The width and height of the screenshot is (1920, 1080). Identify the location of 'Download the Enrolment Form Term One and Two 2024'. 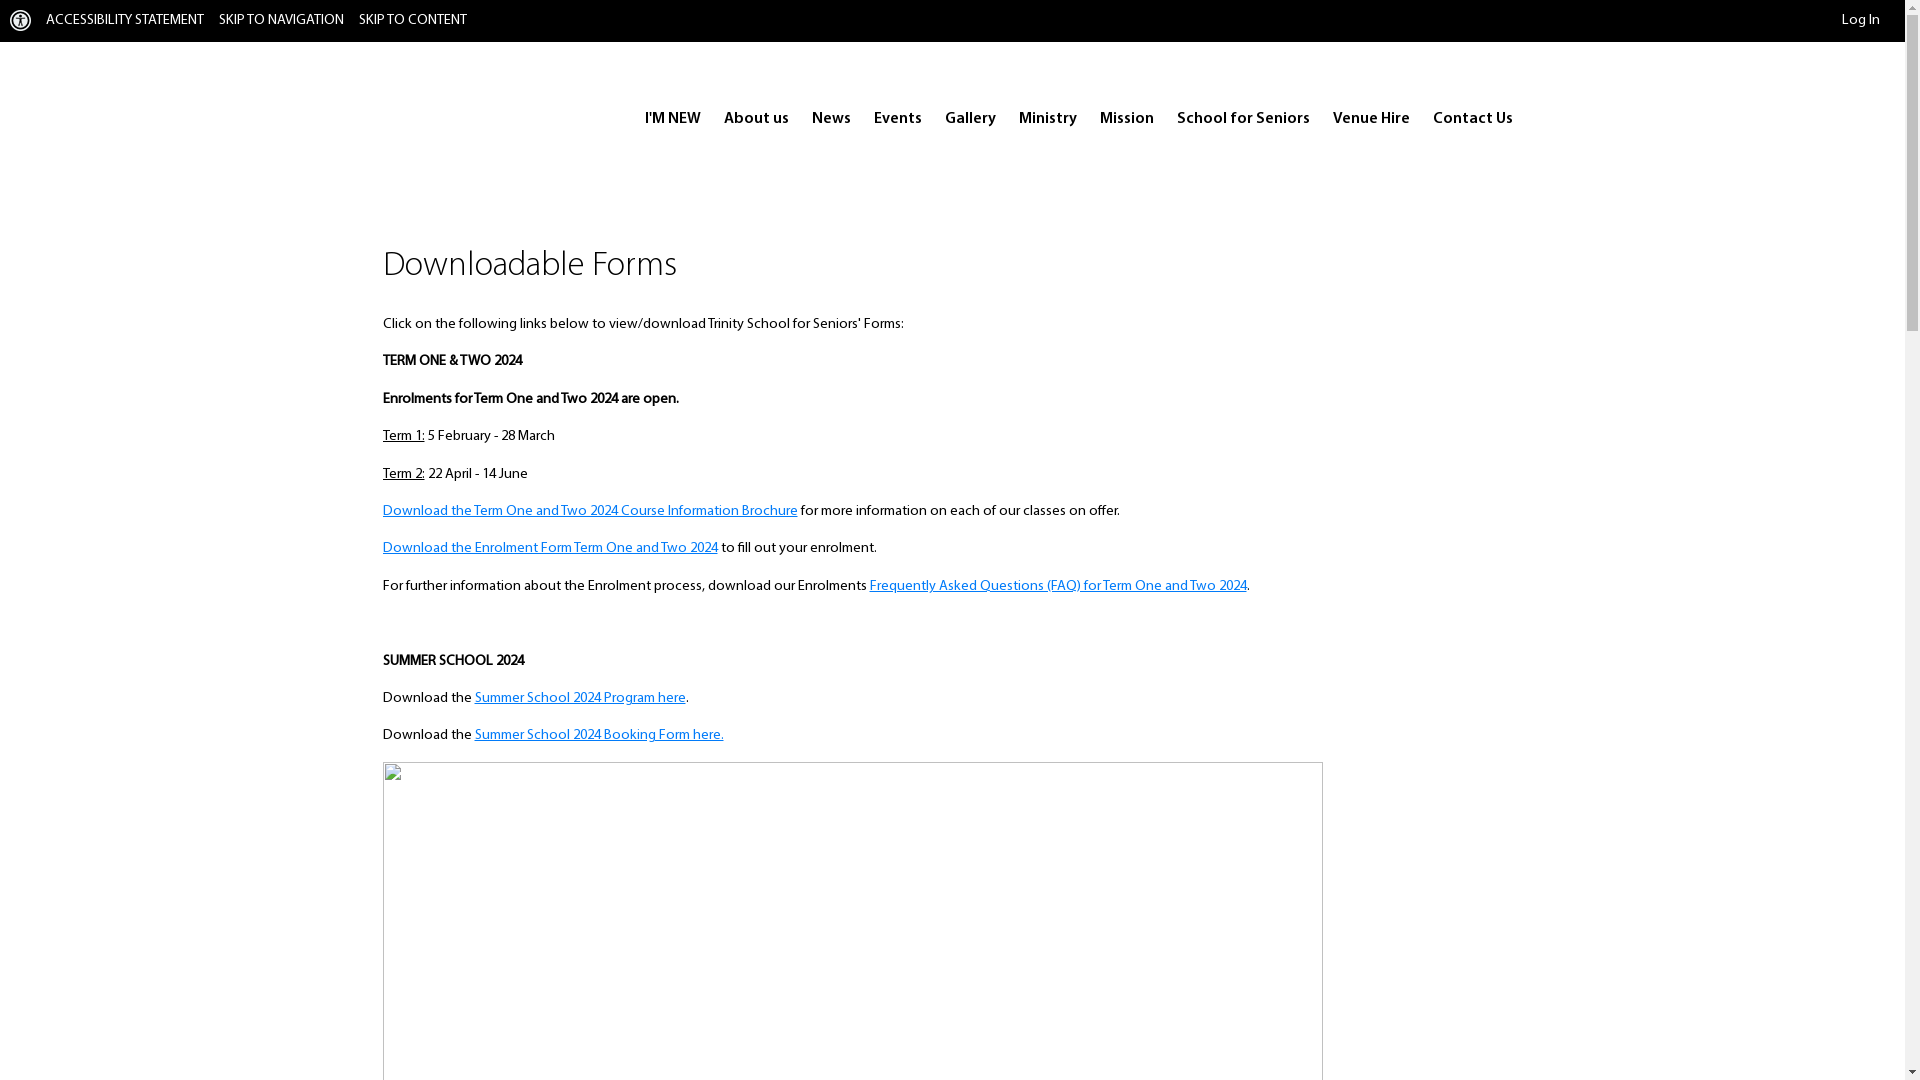
(549, 548).